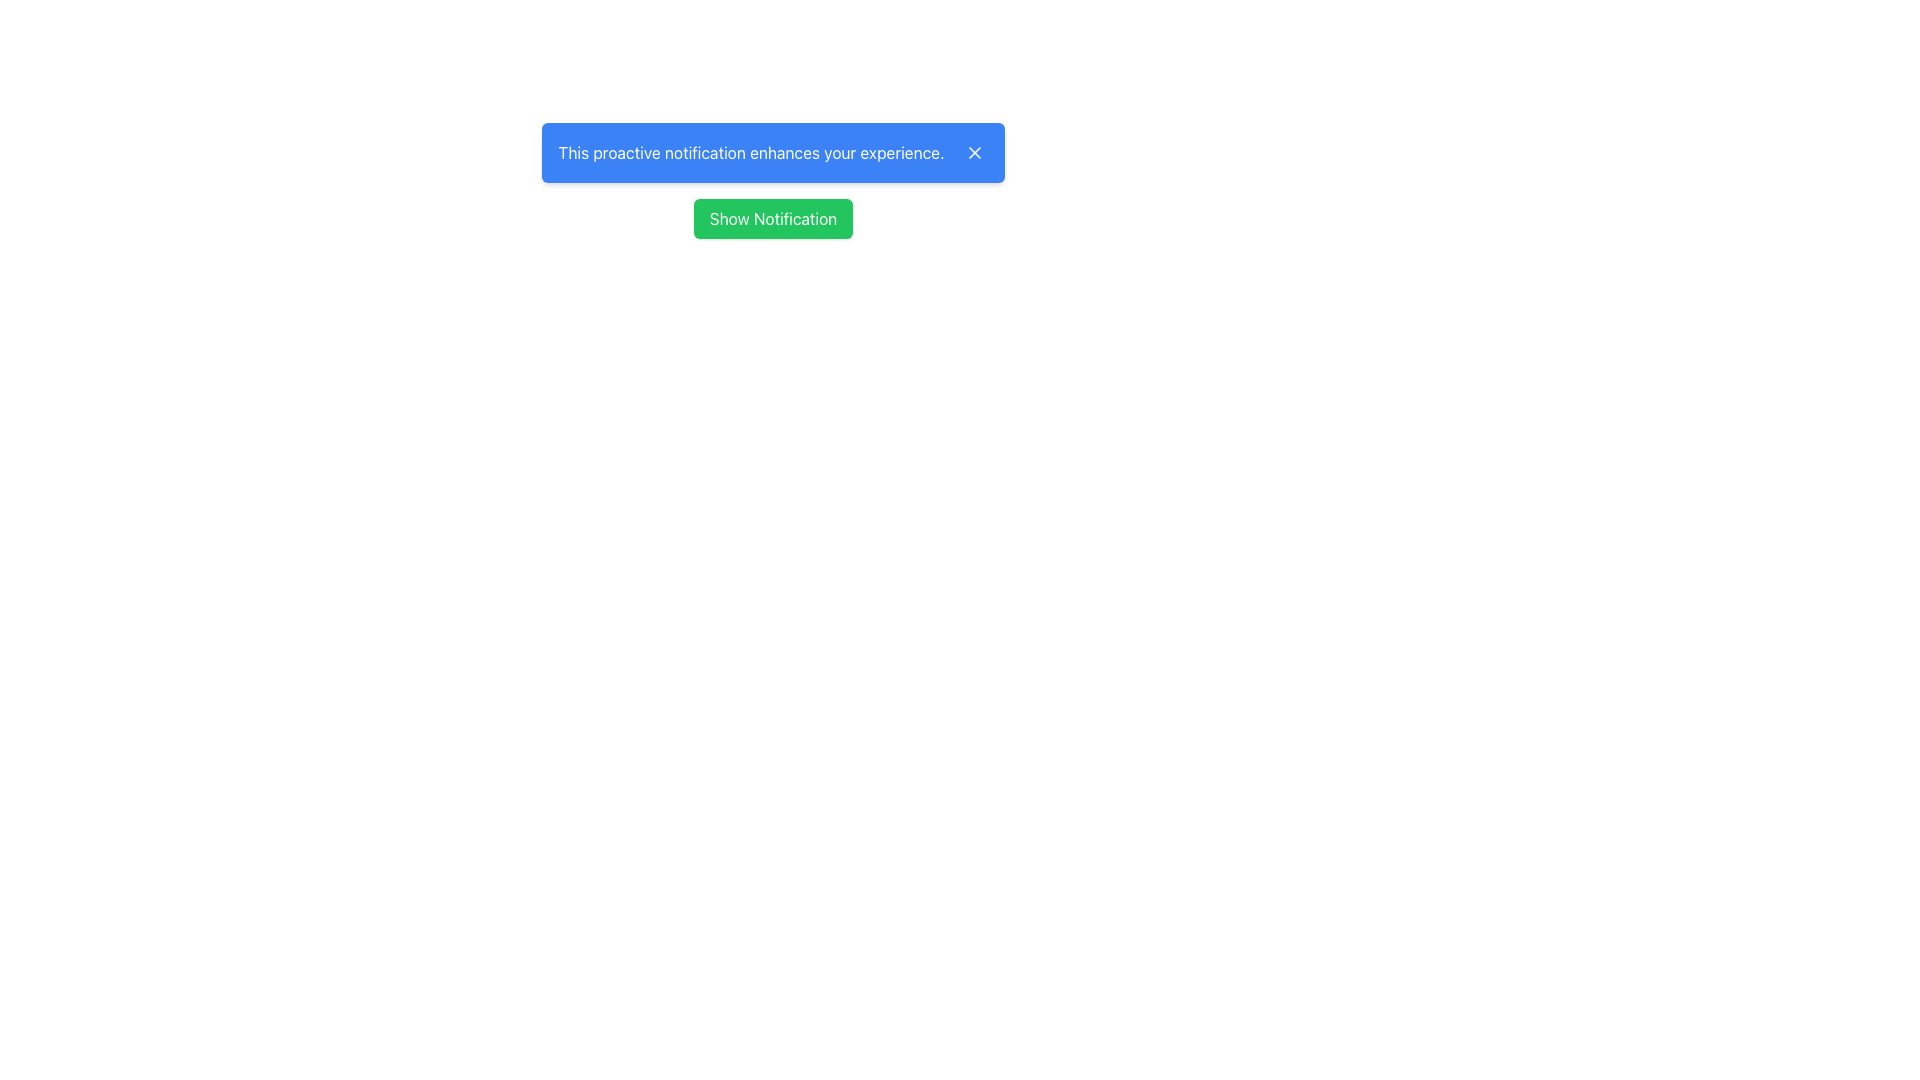 The height and width of the screenshot is (1080, 1920). I want to click on the small 'X' icon button located in the top-right corner of the blue notification bar, so click(974, 152).